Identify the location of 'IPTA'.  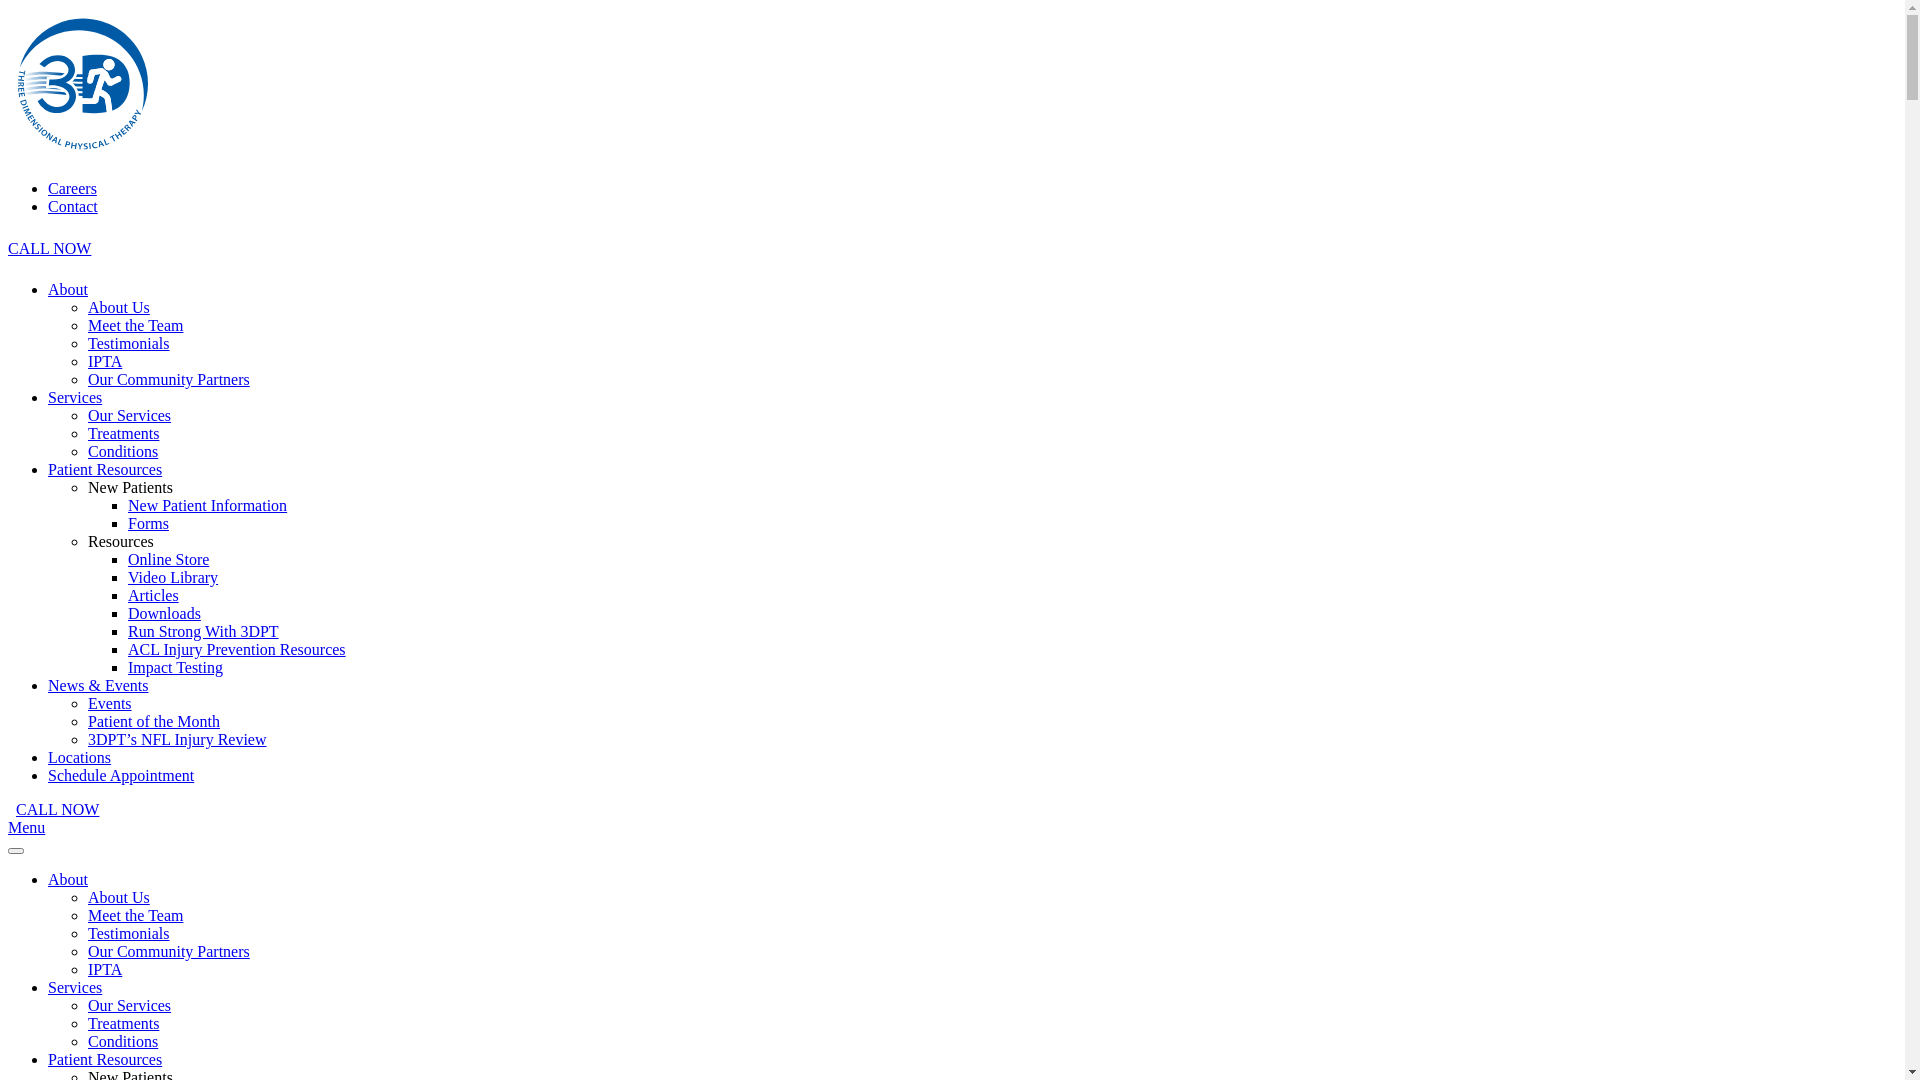
(104, 968).